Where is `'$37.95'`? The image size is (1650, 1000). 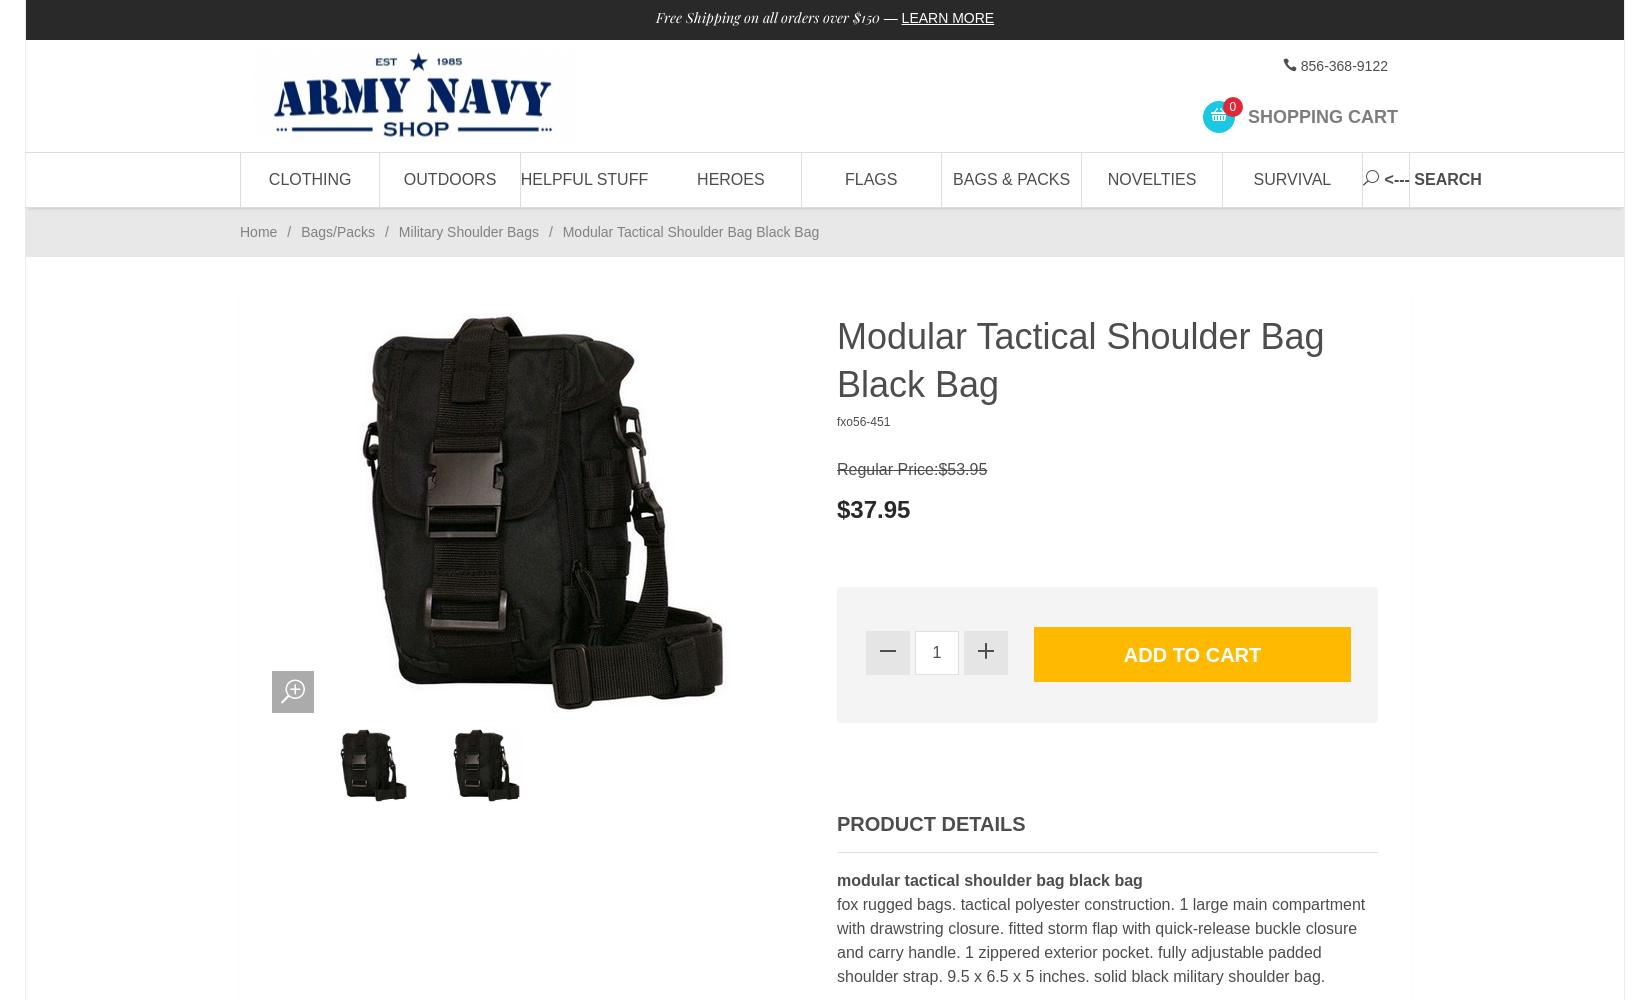
'$37.95' is located at coordinates (837, 508).